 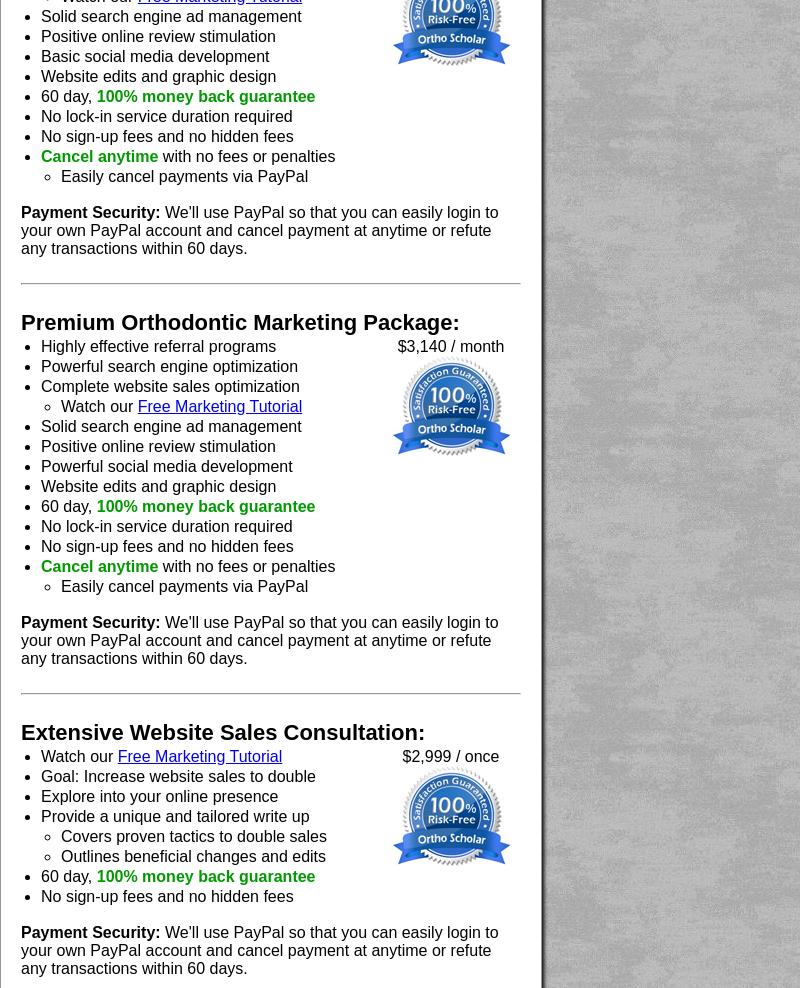 I want to click on 'Outlines beneficial changes and edits', so click(x=192, y=856).